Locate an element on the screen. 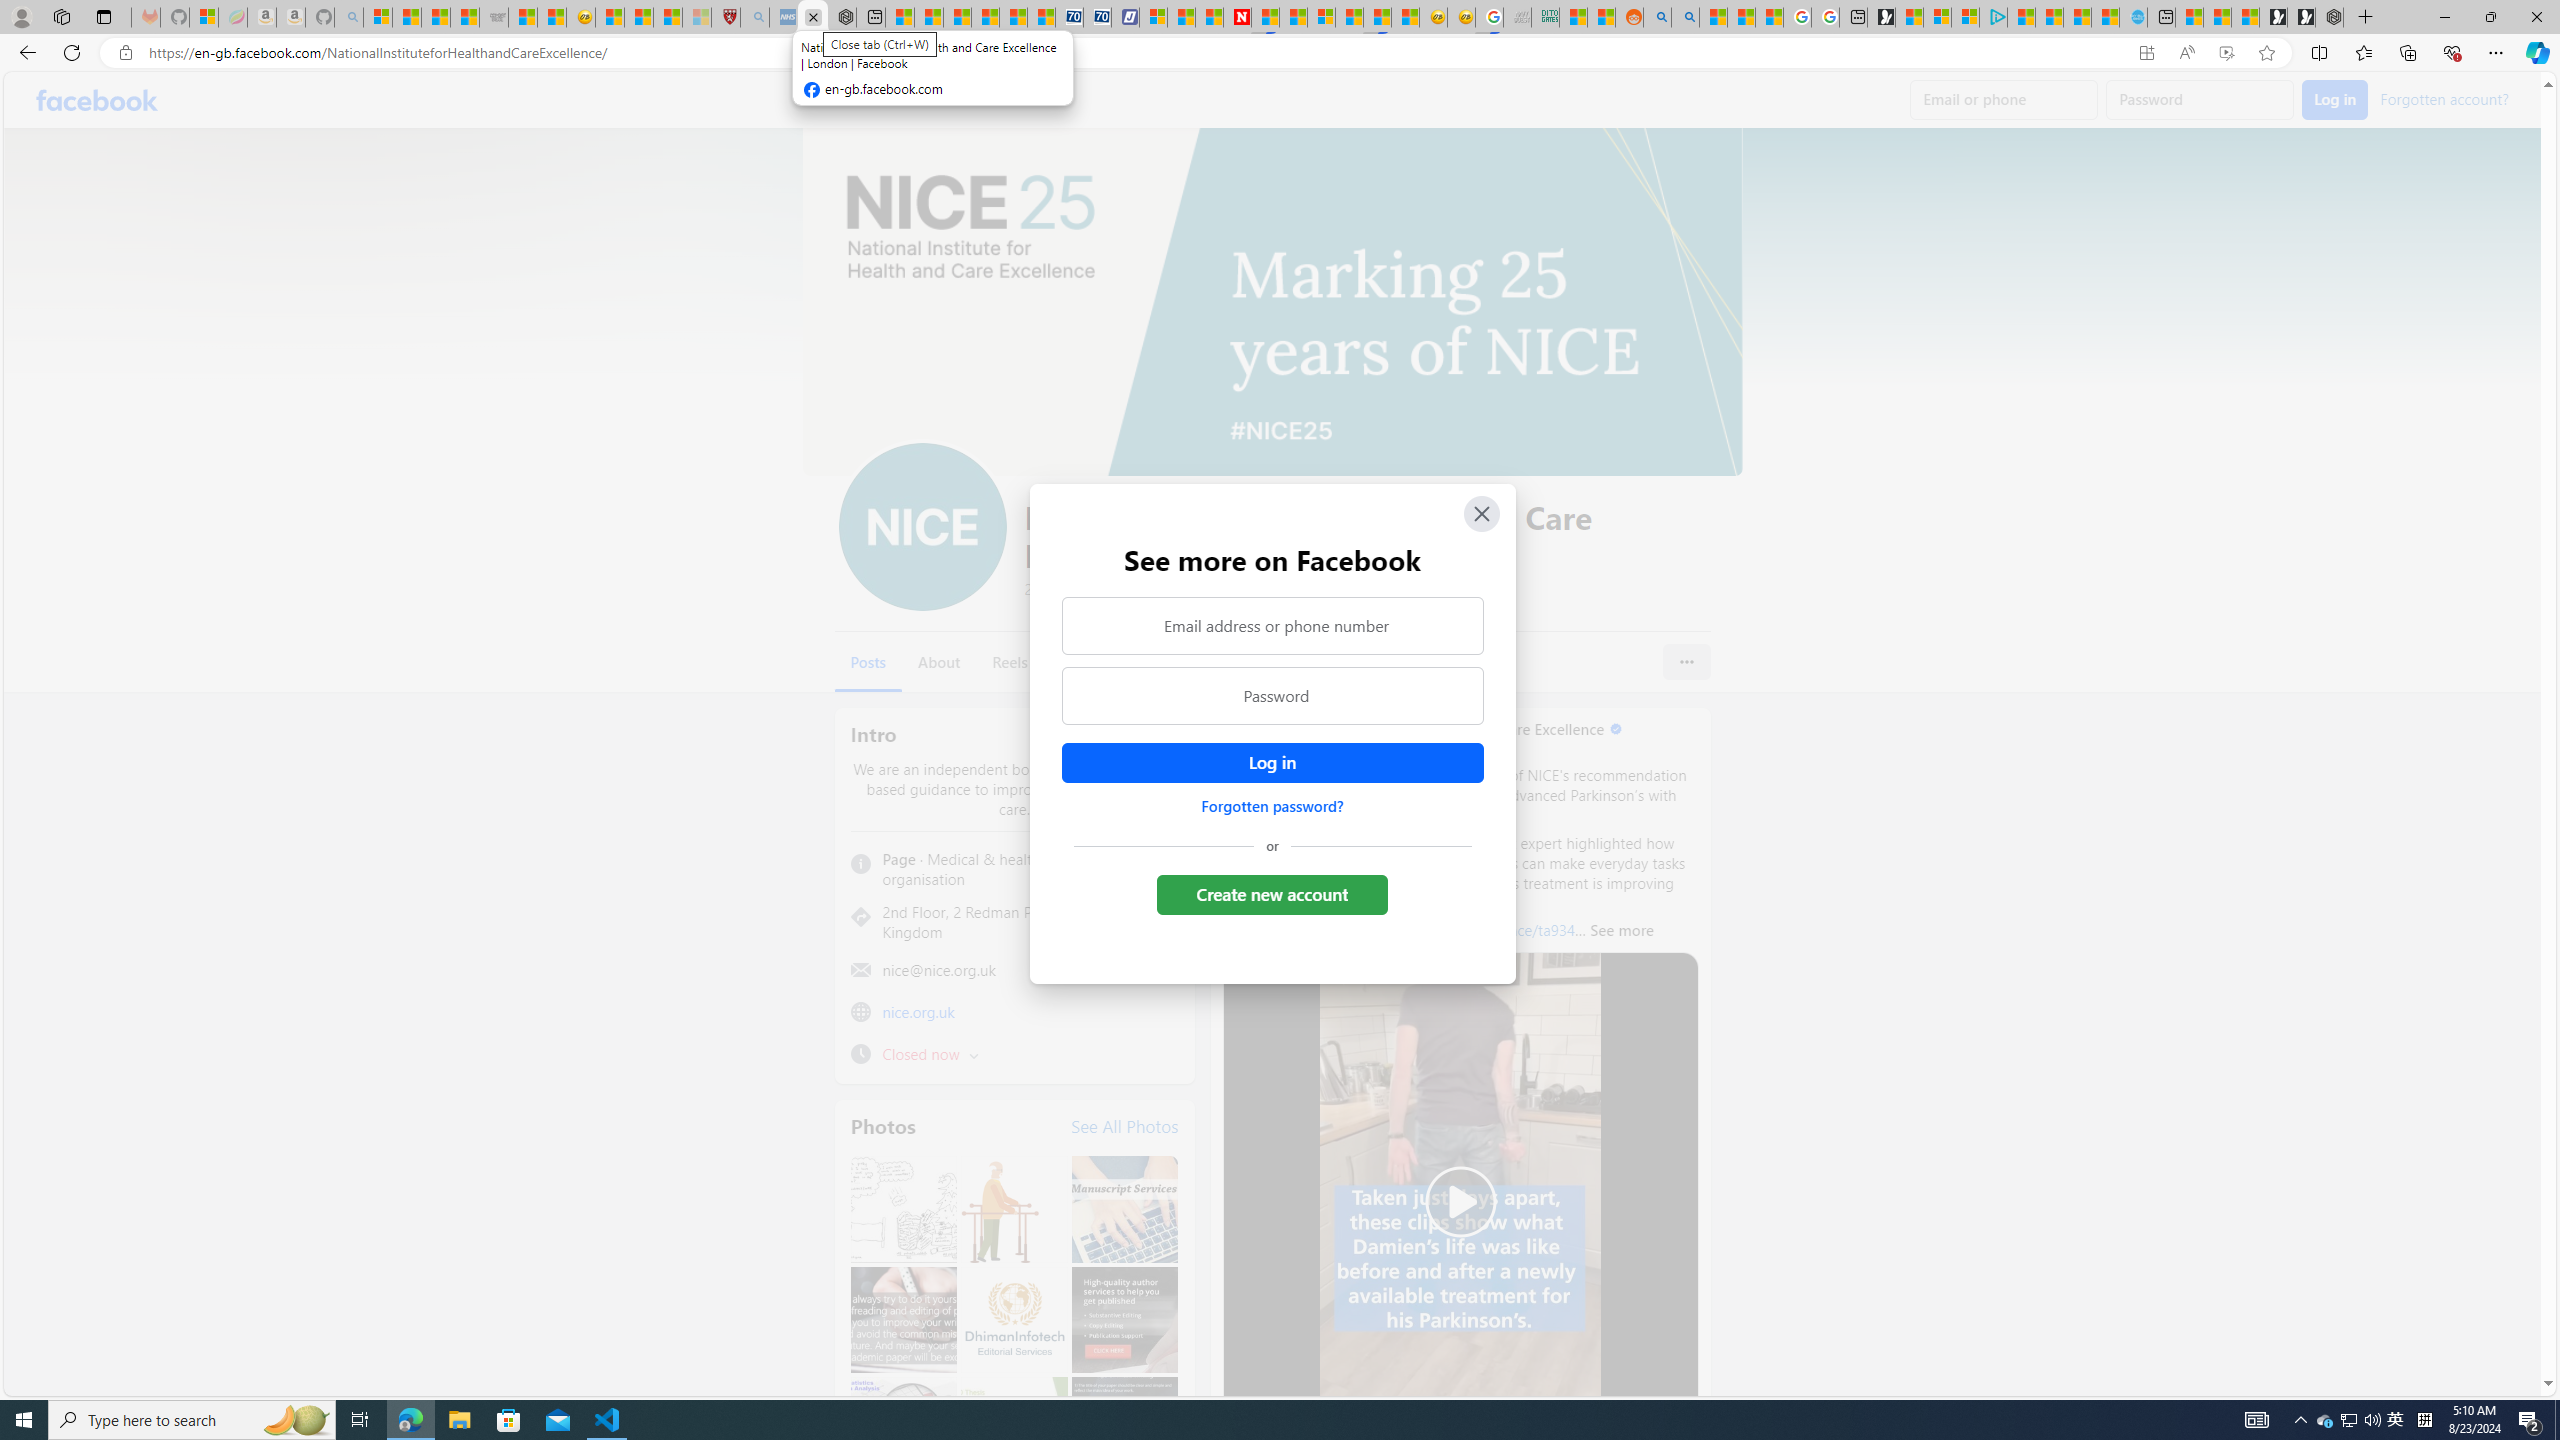 The width and height of the screenshot is (2560, 1440). 'Robert H. Shmerling, MD - Harvard Health' is located at coordinates (726, 16).